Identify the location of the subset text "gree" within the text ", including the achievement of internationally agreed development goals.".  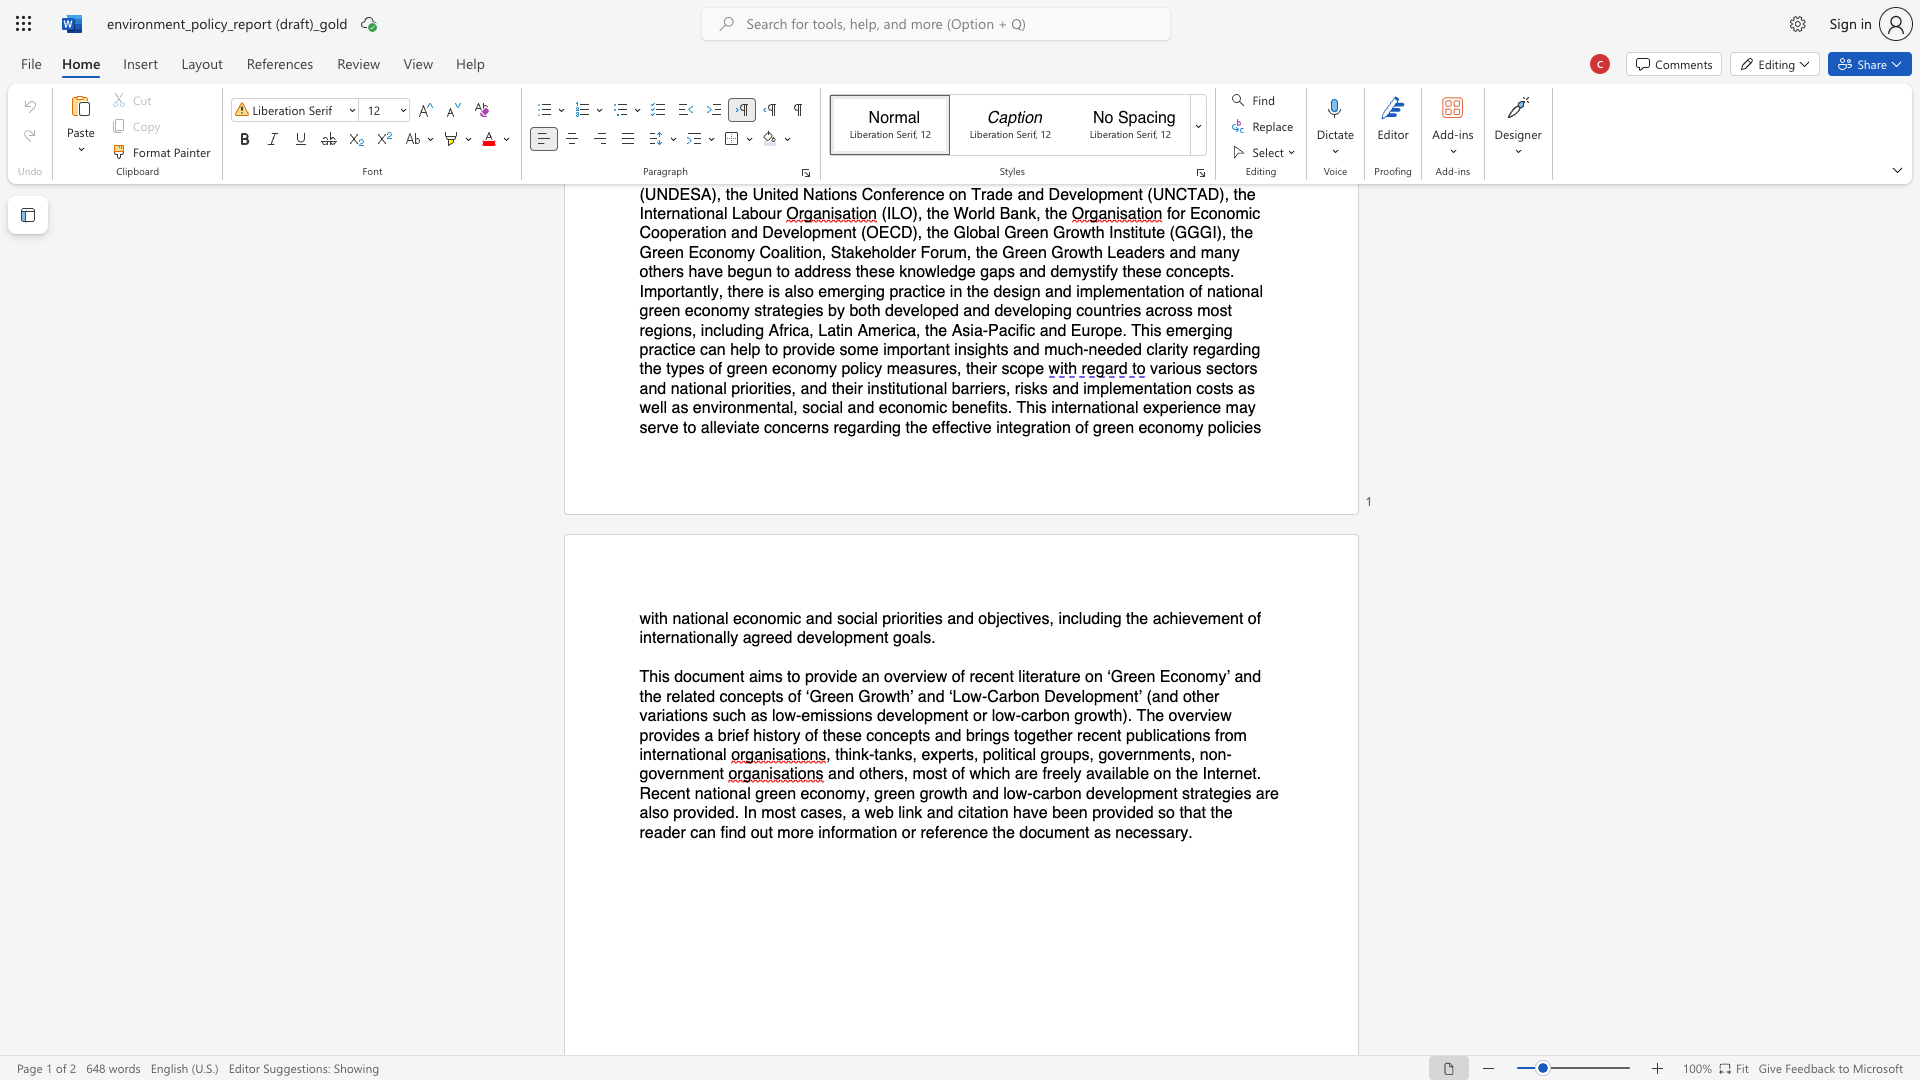
(750, 638).